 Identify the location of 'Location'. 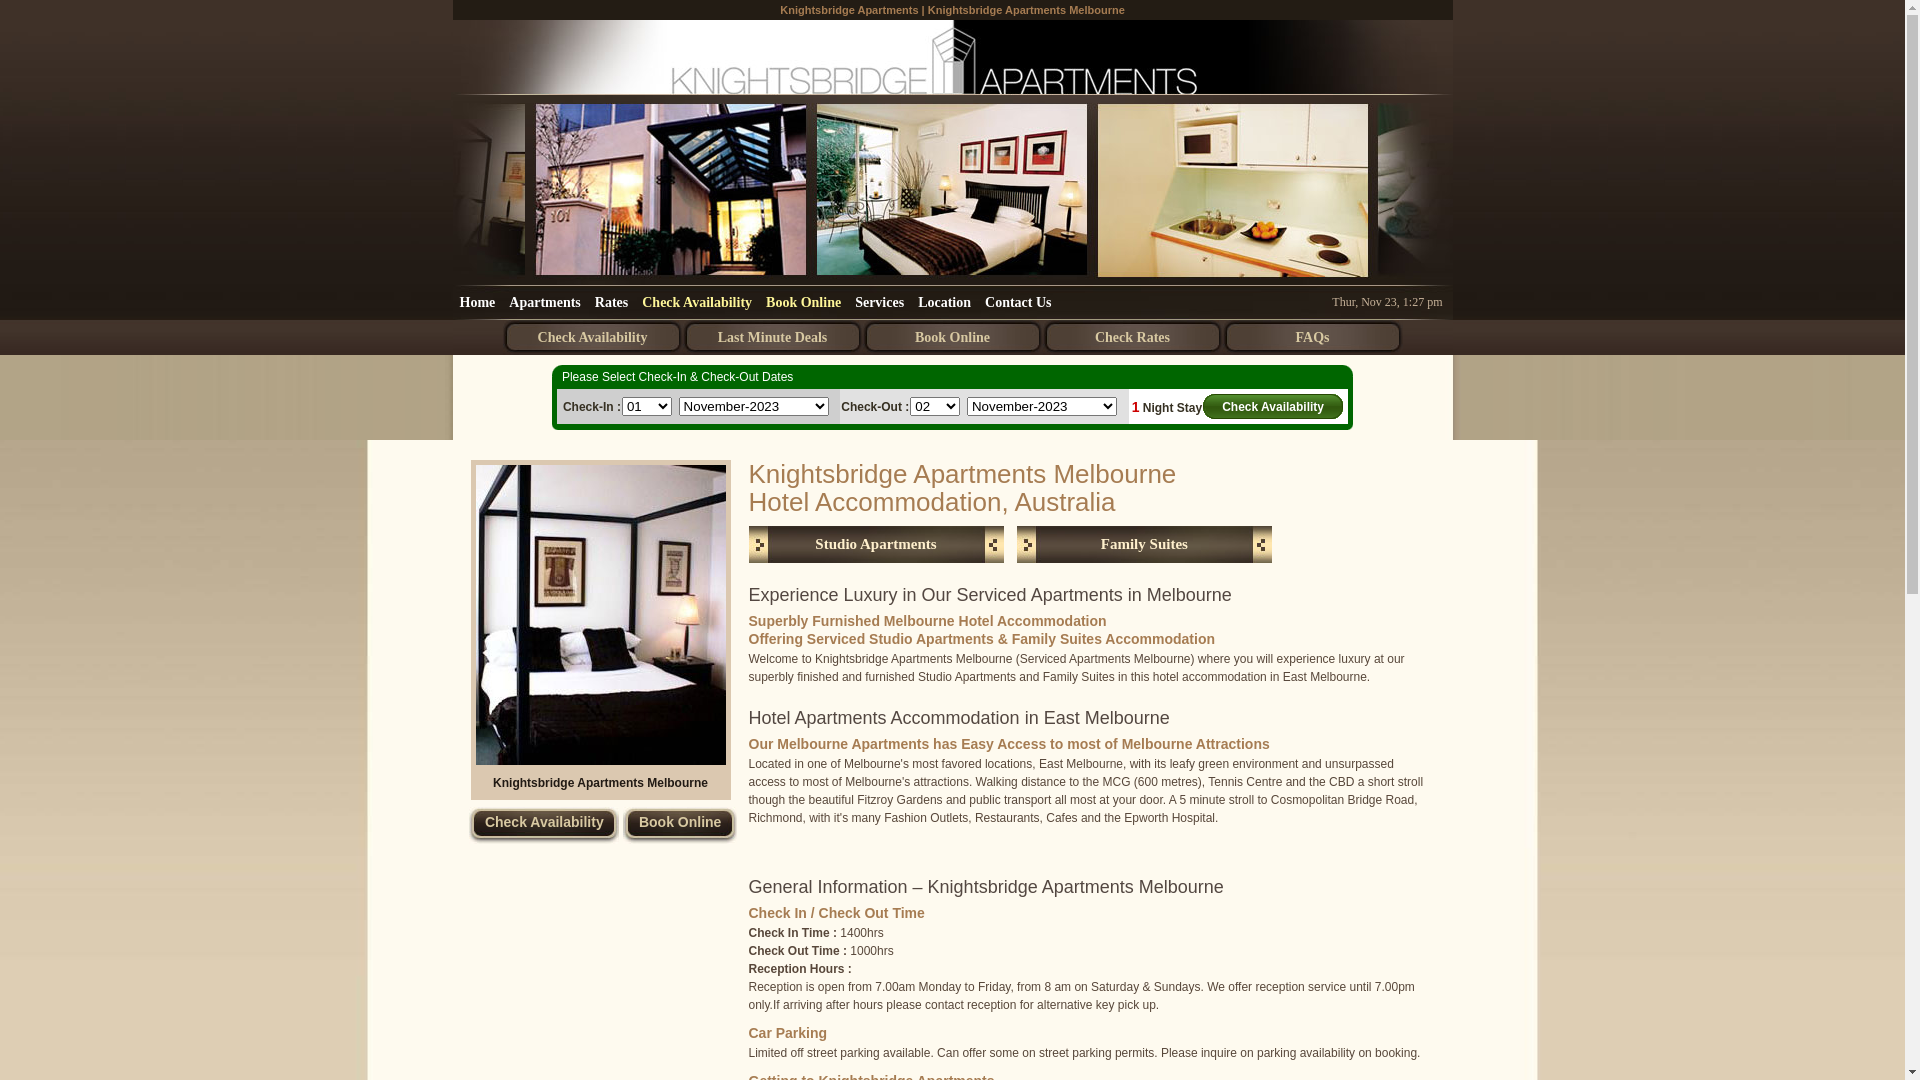
(910, 302).